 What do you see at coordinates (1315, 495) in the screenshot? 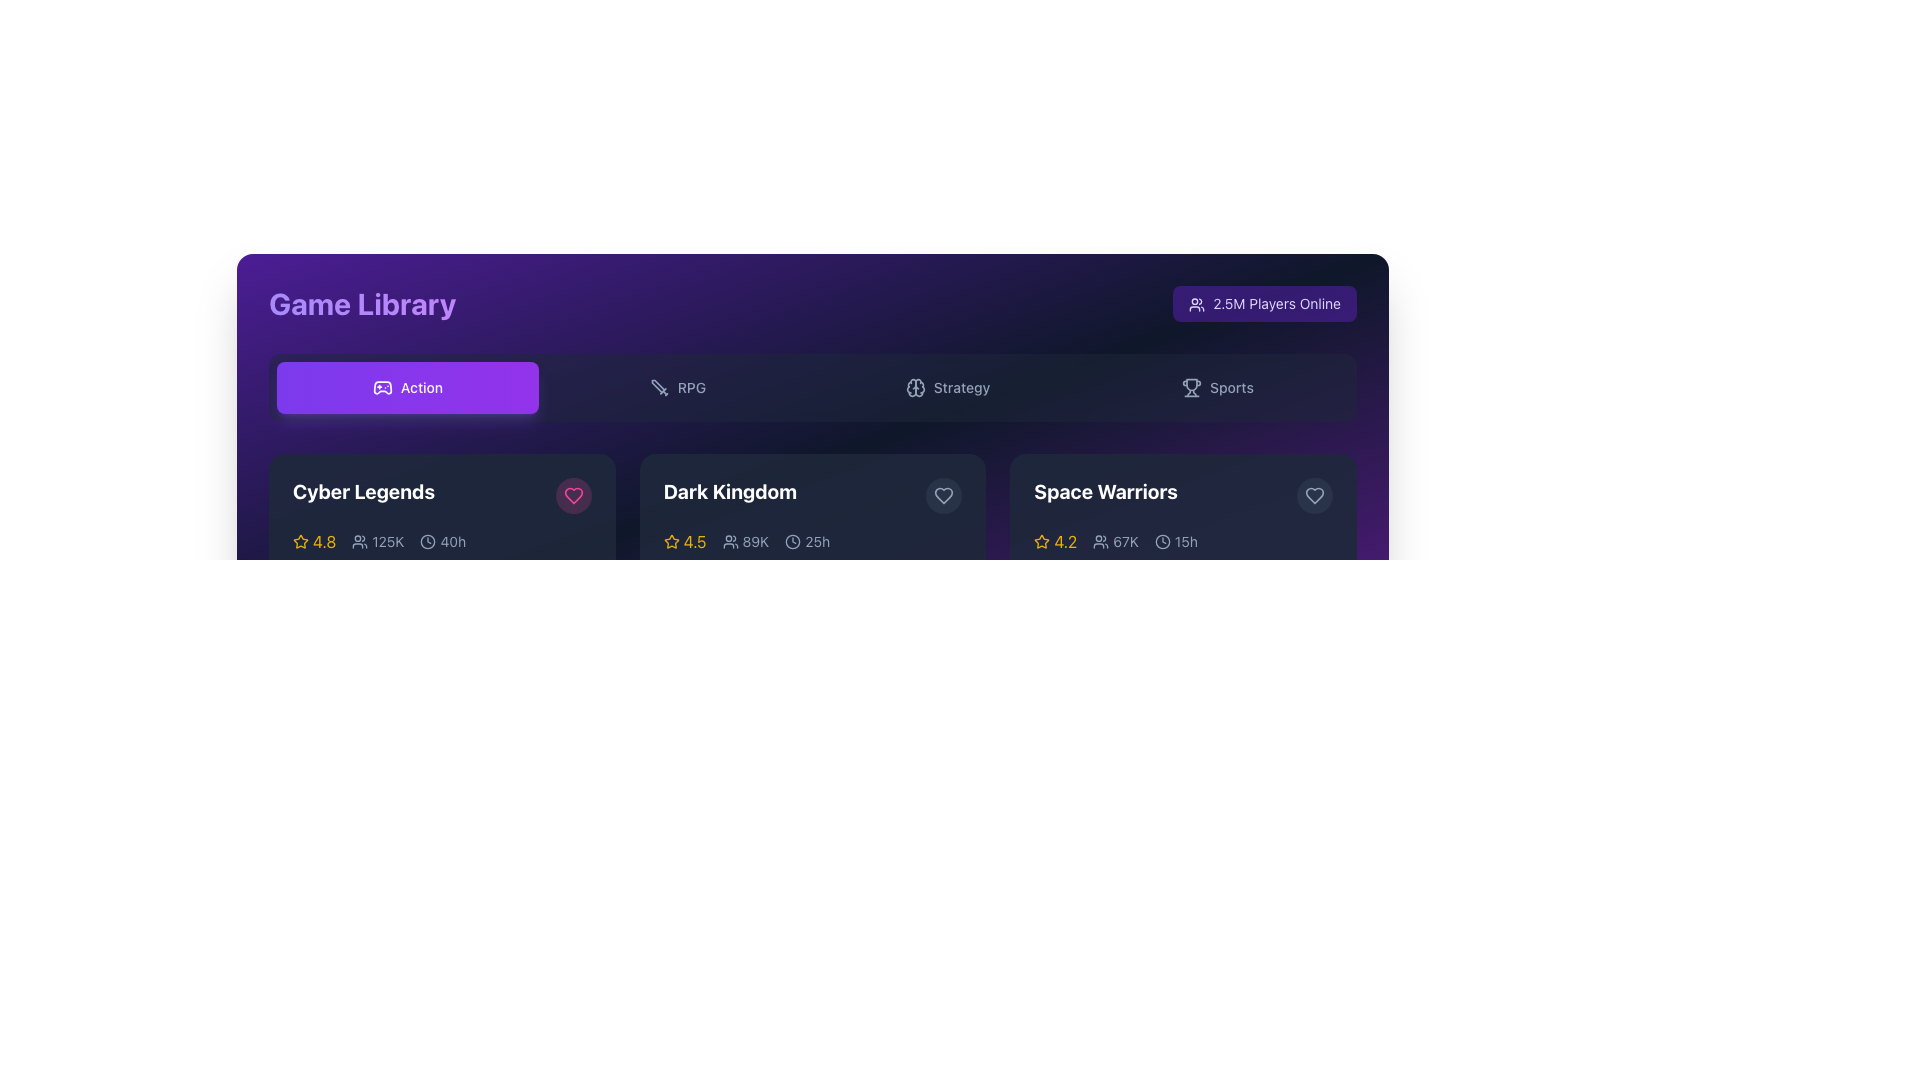
I see `the favorite button located in the top-right corner of the 'Space Warriors' game's card to favorite the item` at bounding box center [1315, 495].